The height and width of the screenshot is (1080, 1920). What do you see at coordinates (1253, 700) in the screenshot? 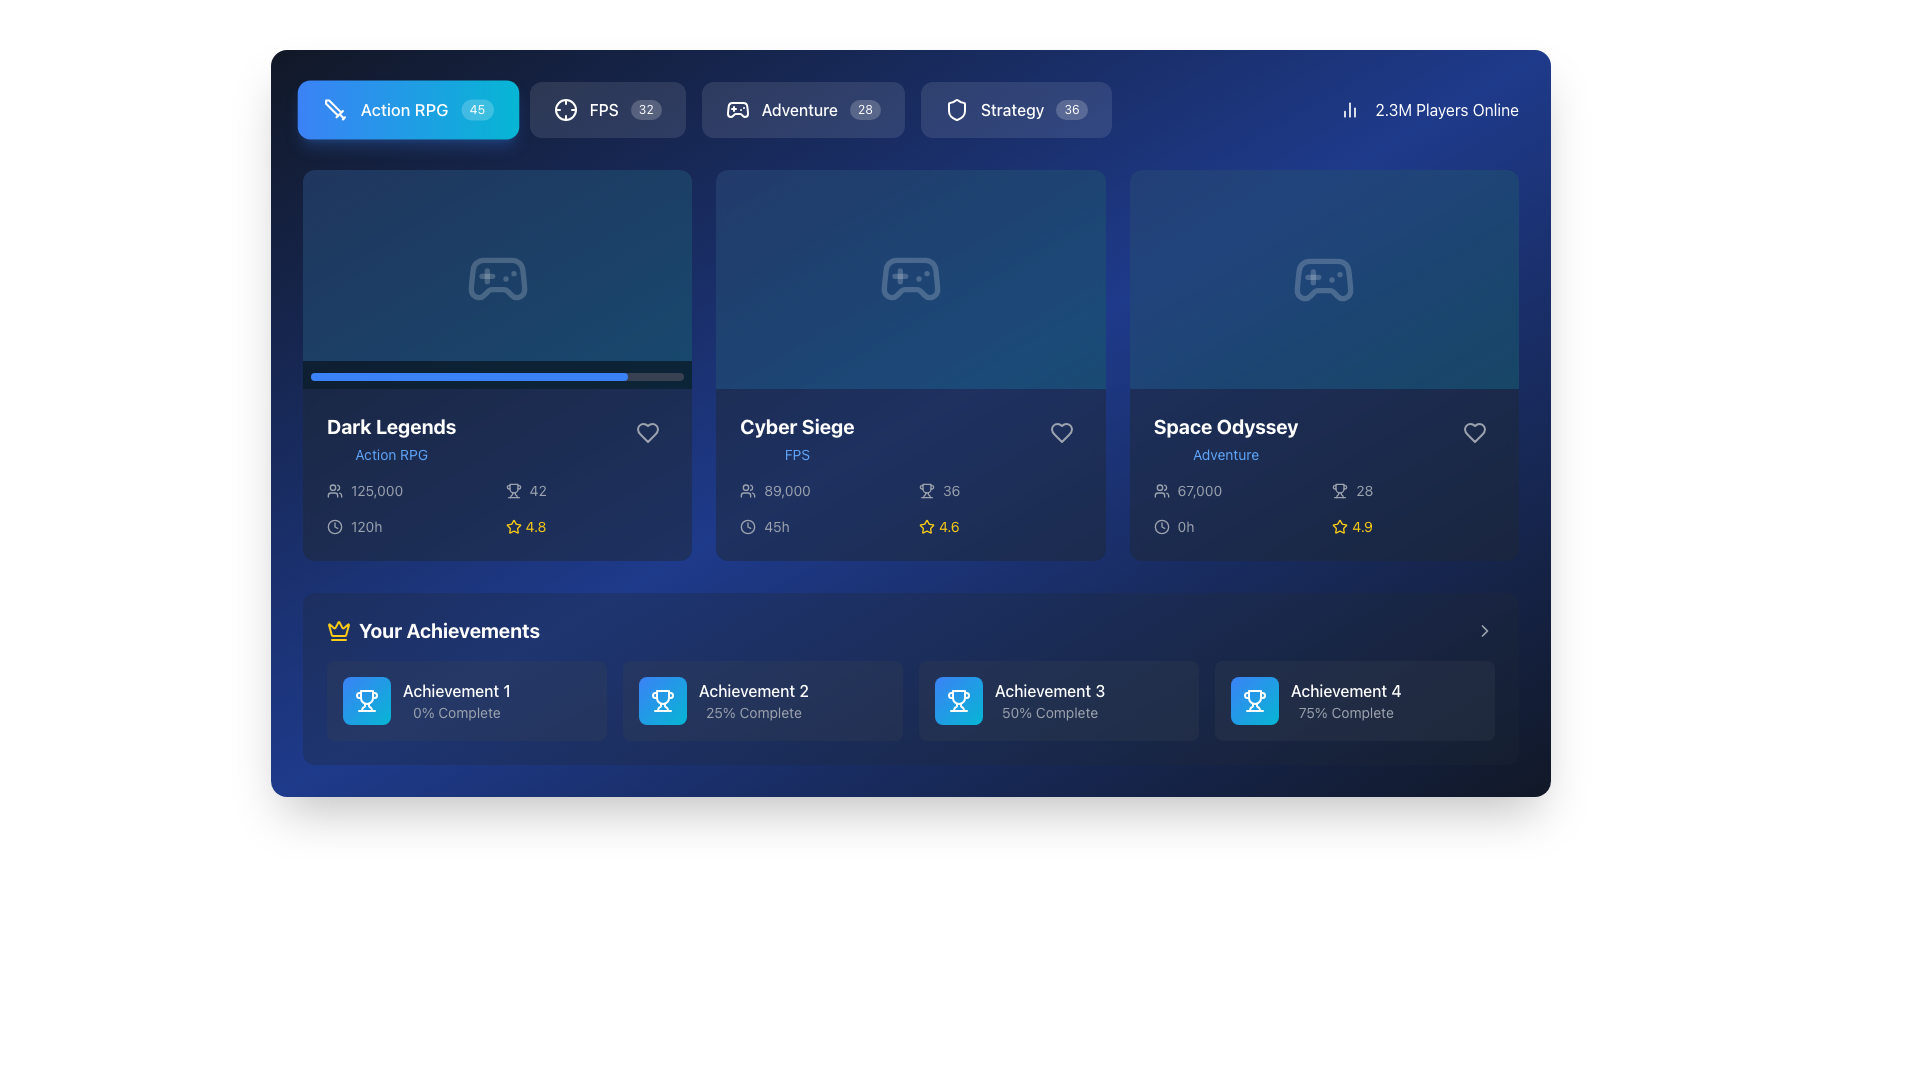
I see `the icon representing the achievement status for 'Achievement 4', located` at bounding box center [1253, 700].